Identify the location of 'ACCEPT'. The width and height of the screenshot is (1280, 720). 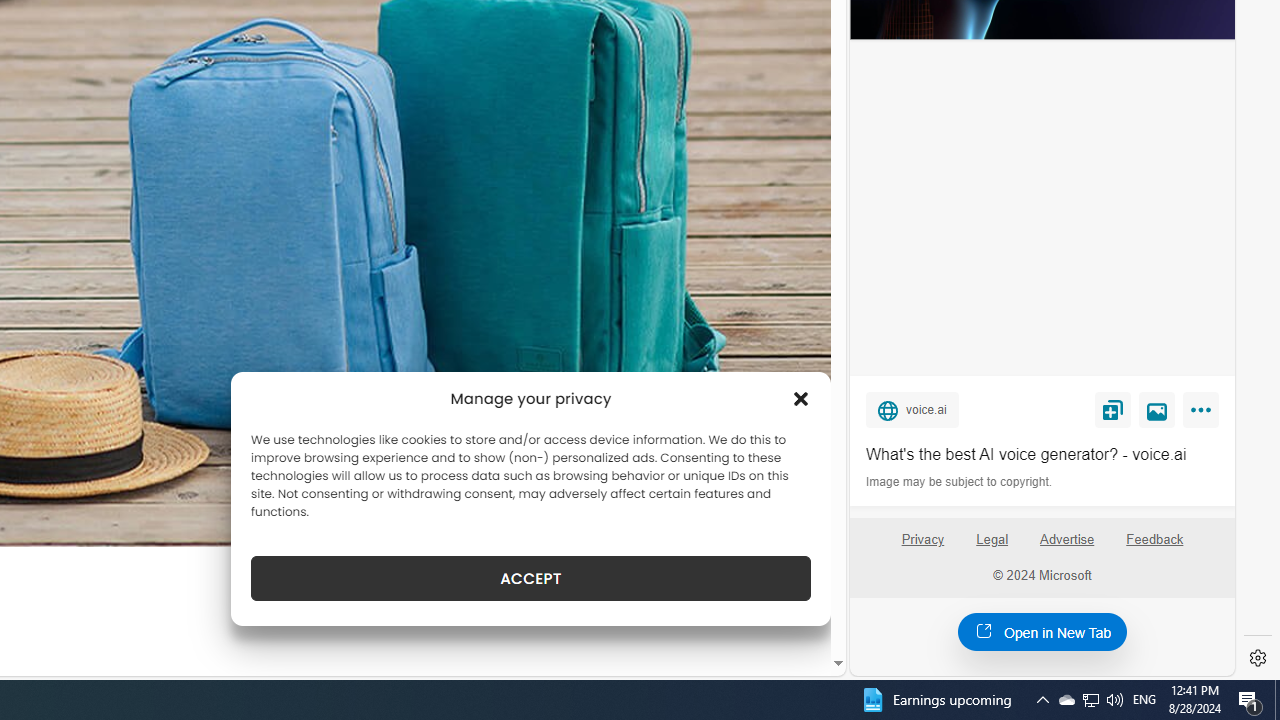
(531, 578).